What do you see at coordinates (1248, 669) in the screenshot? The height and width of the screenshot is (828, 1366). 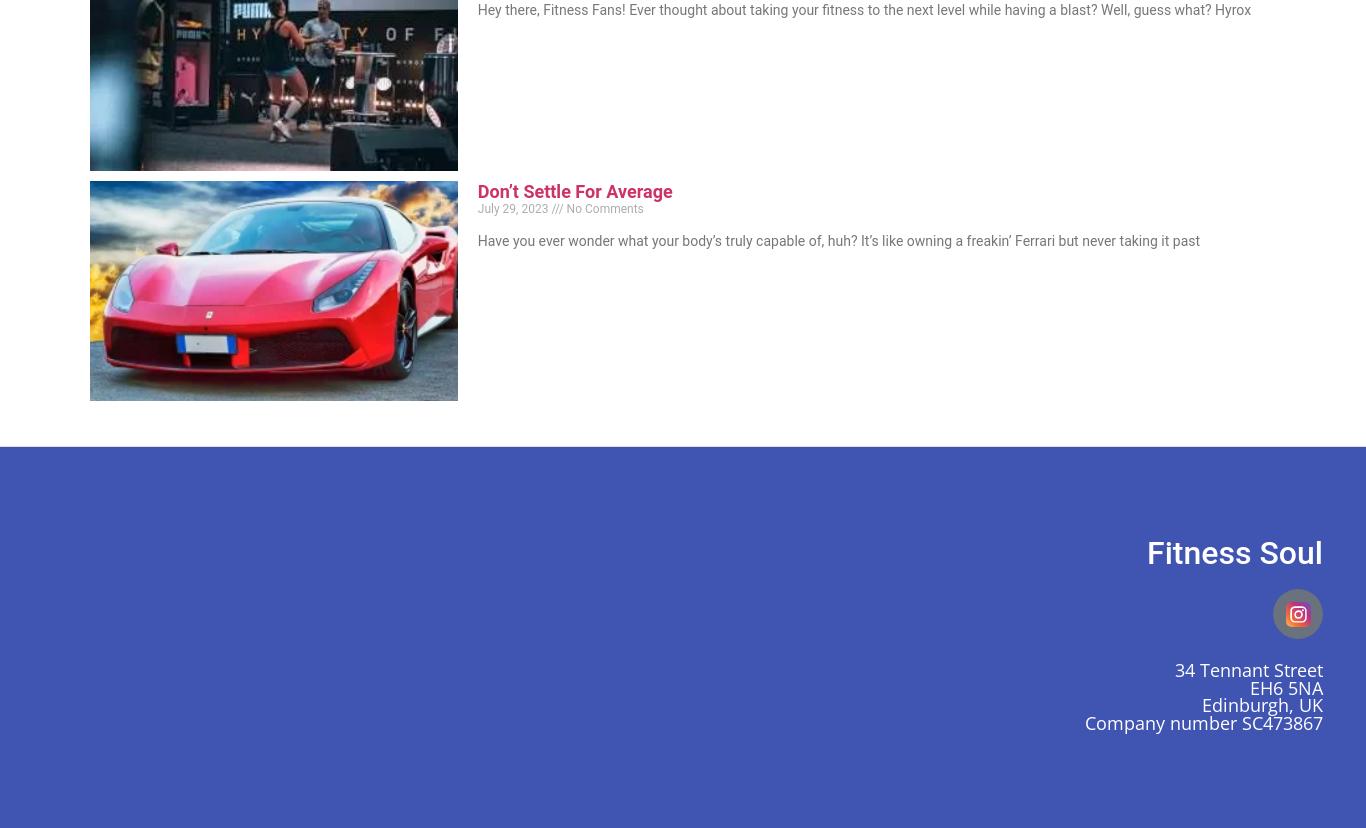 I see `'34 Tennant Street'` at bounding box center [1248, 669].